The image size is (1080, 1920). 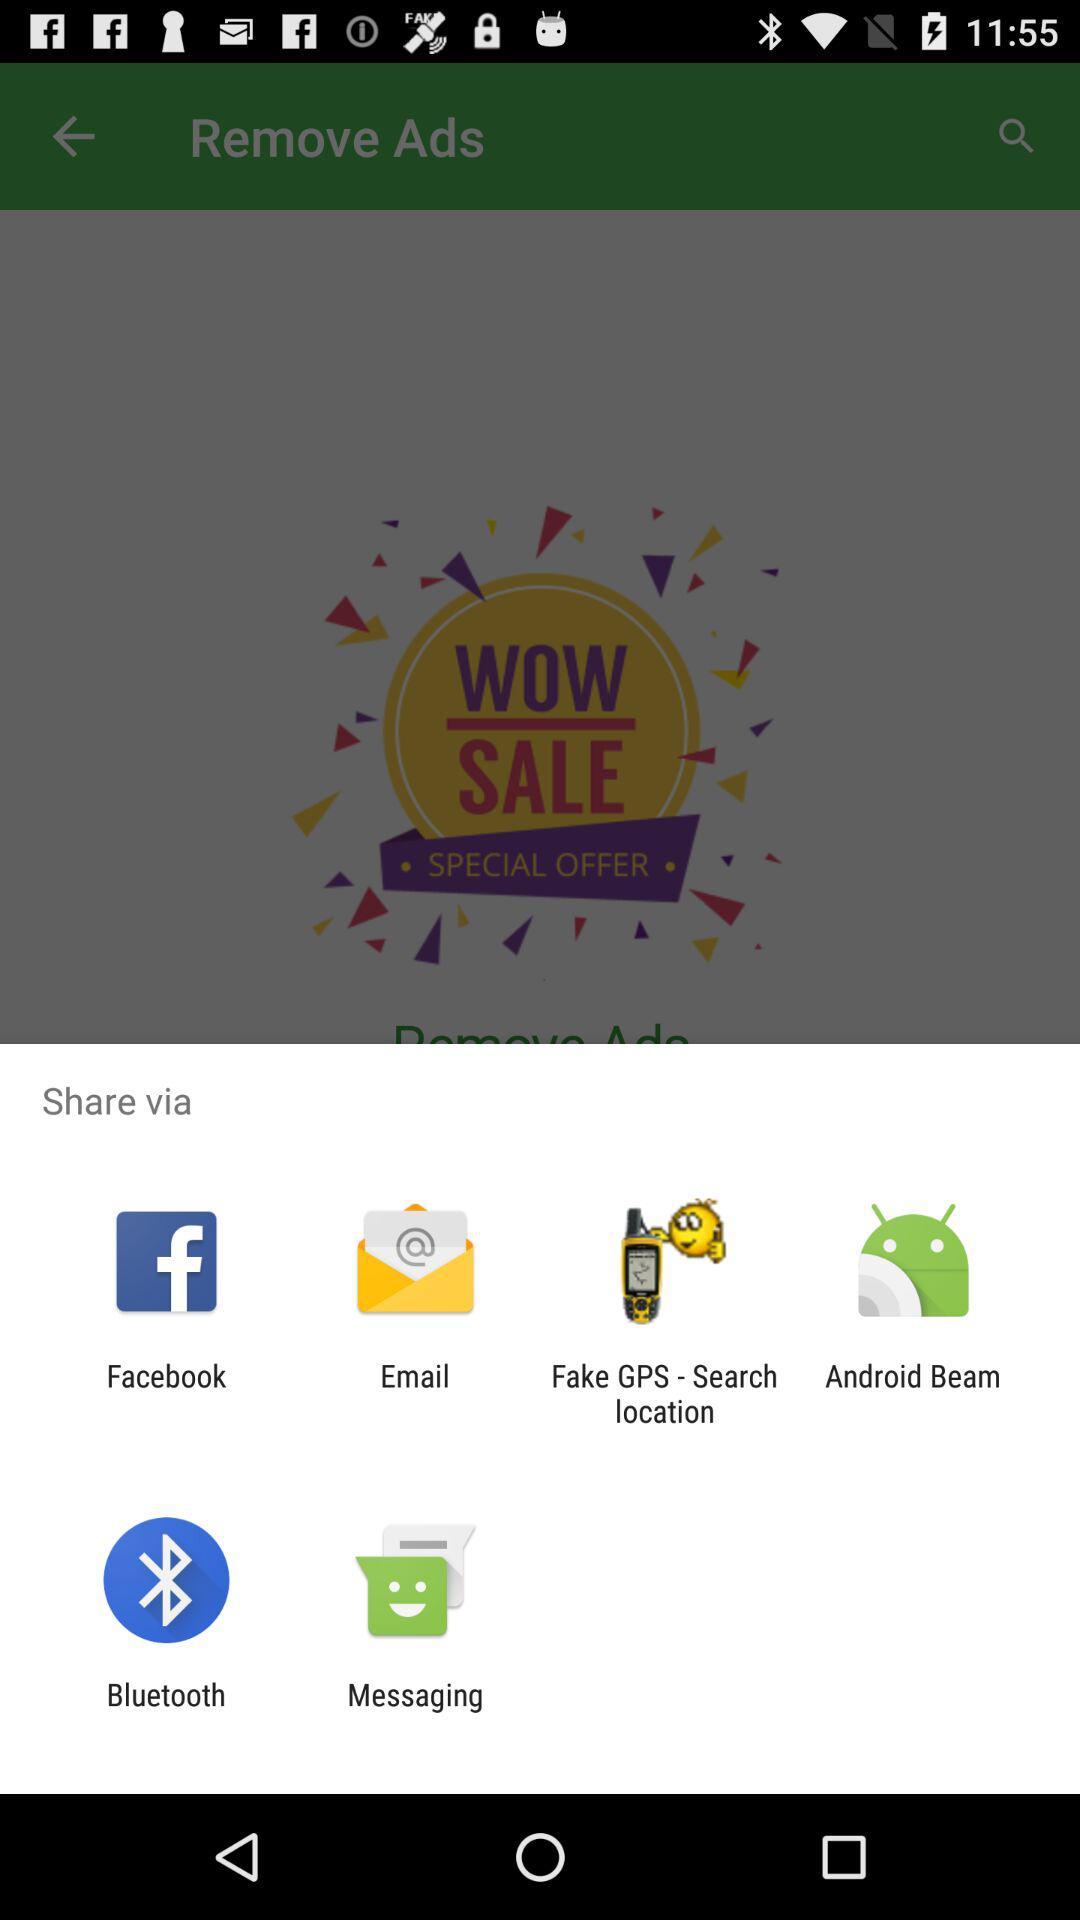 What do you see at coordinates (664, 1392) in the screenshot?
I see `icon next to the email` at bounding box center [664, 1392].